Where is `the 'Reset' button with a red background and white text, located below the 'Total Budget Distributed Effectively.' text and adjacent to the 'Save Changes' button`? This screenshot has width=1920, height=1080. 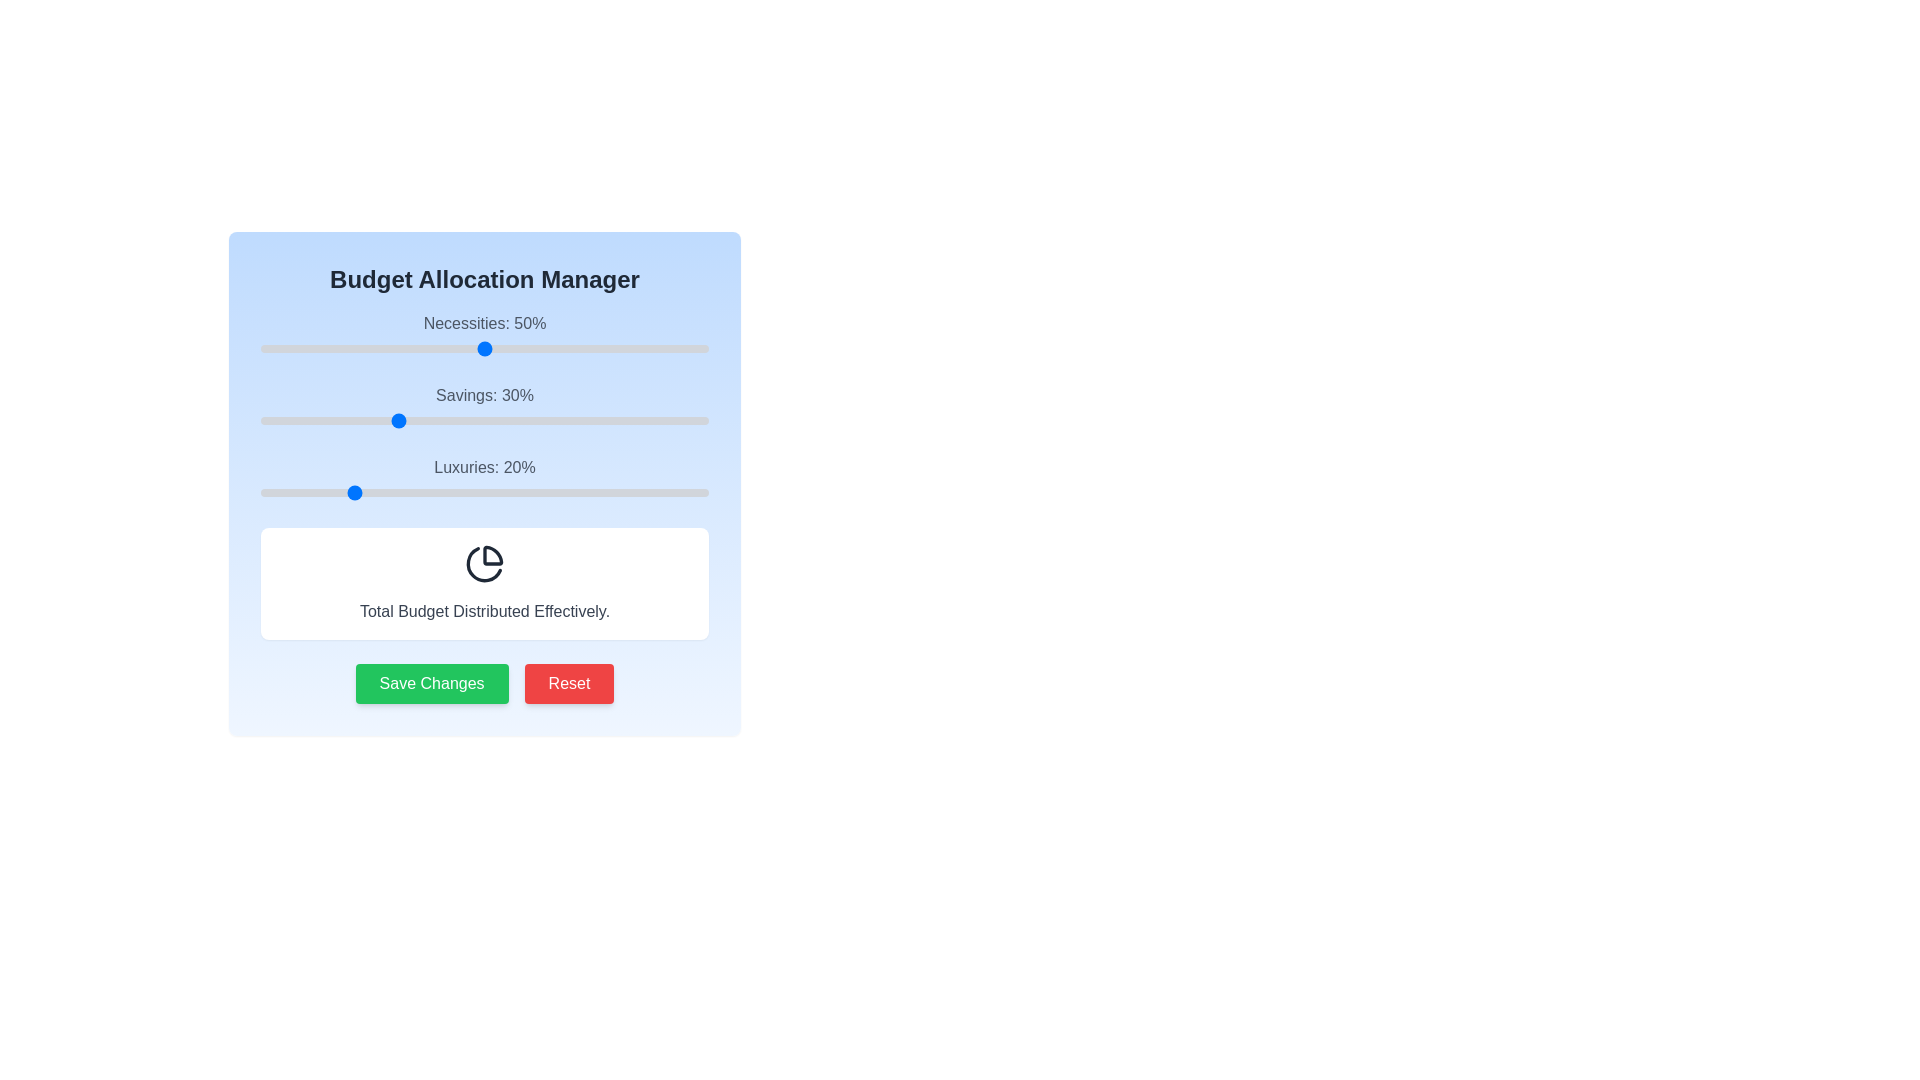 the 'Reset' button with a red background and white text, located below the 'Total Budget Distributed Effectively.' text and adjacent to the 'Save Changes' button is located at coordinates (568, 682).